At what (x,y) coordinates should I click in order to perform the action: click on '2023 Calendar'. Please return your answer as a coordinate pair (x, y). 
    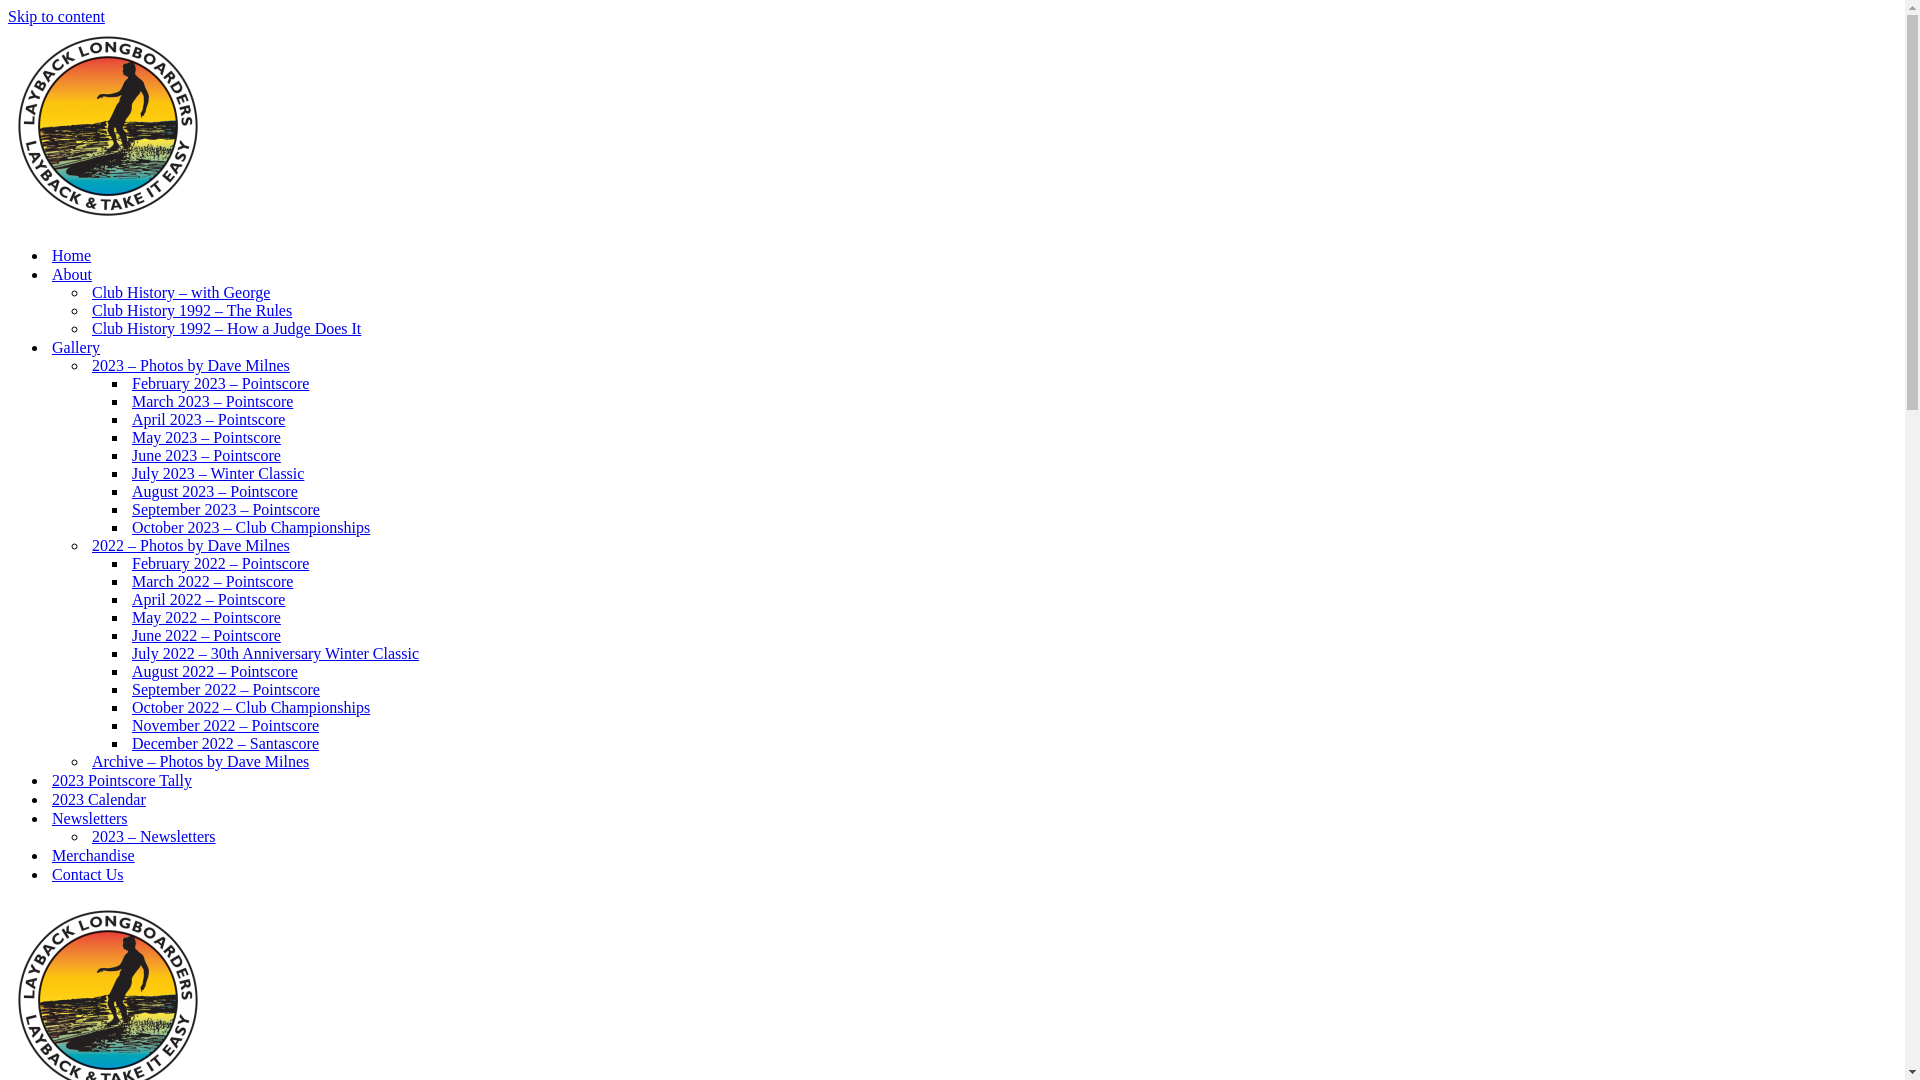
    Looking at the image, I should click on (98, 798).